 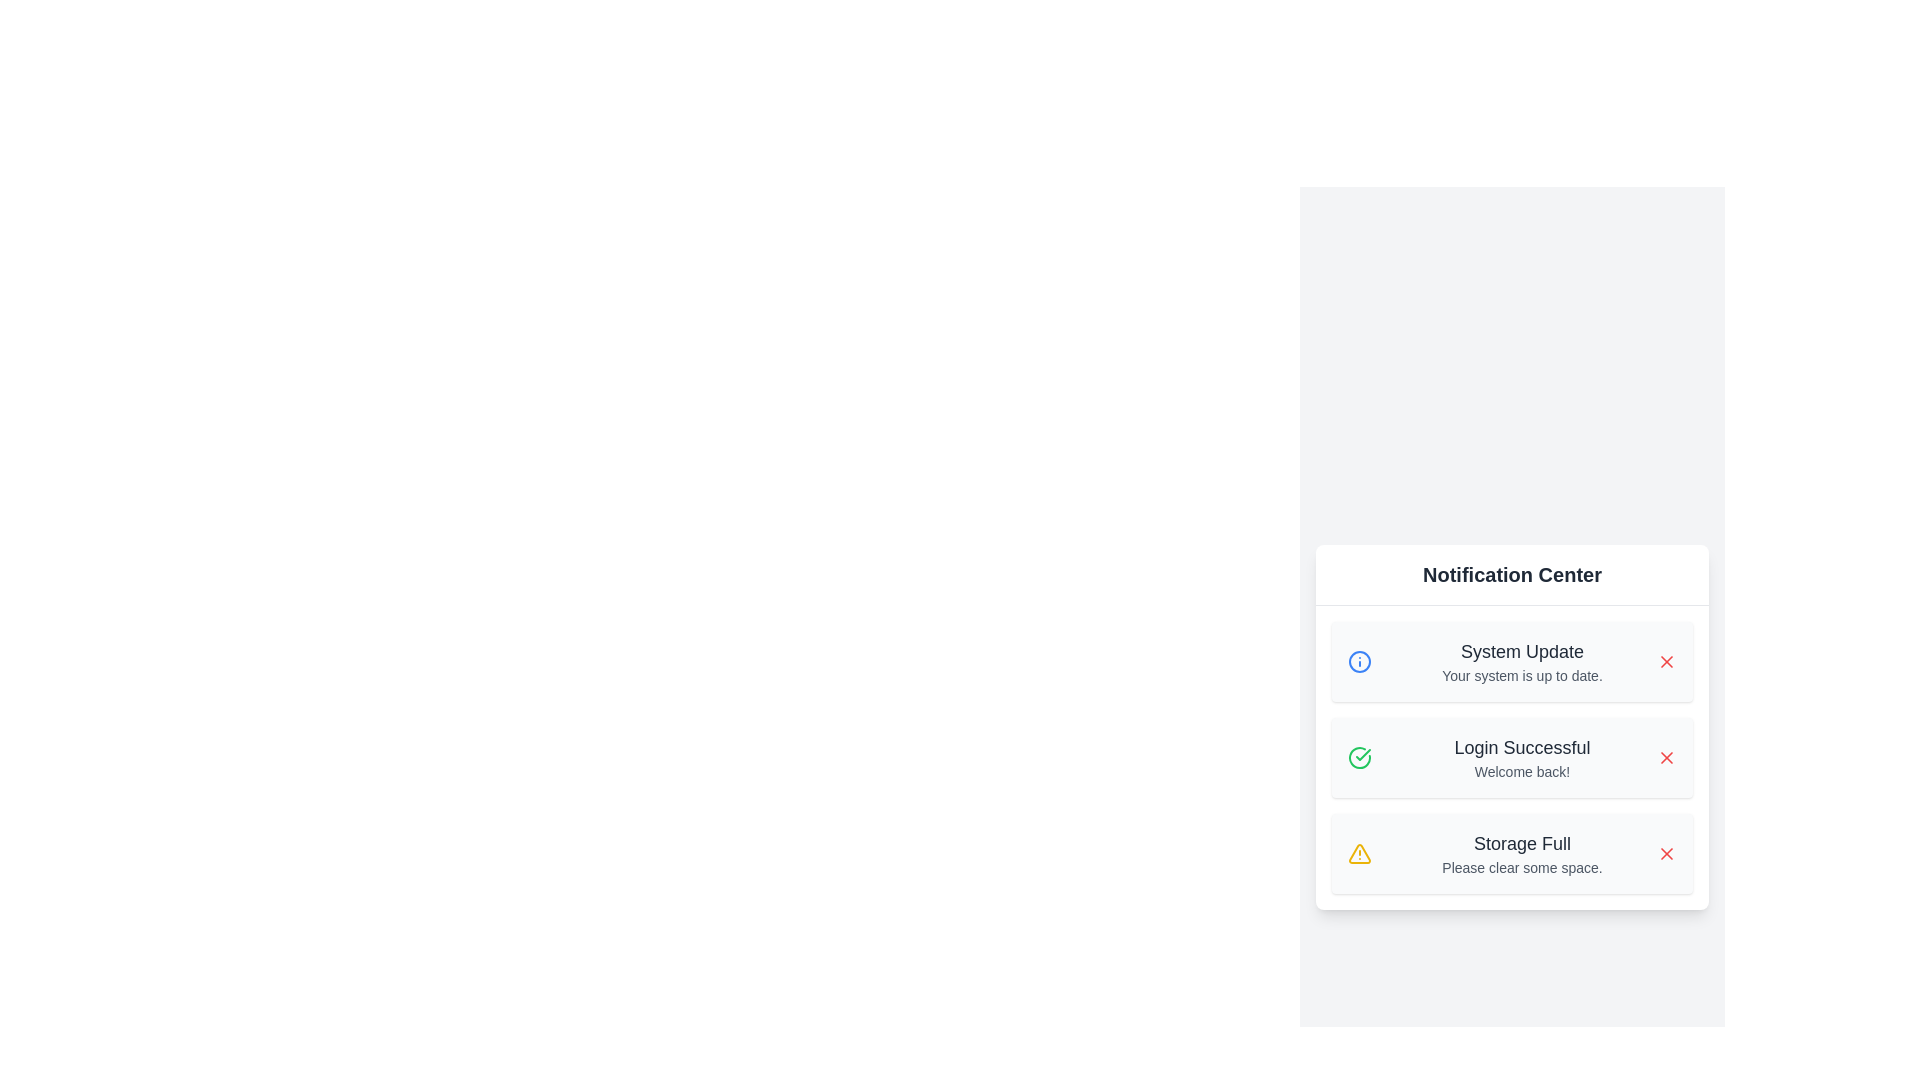 I want to click on the text label that displays 'Welcome back!' located below the 'Login Successful' heading in the Notification Center, so click(x=1521, y=770).